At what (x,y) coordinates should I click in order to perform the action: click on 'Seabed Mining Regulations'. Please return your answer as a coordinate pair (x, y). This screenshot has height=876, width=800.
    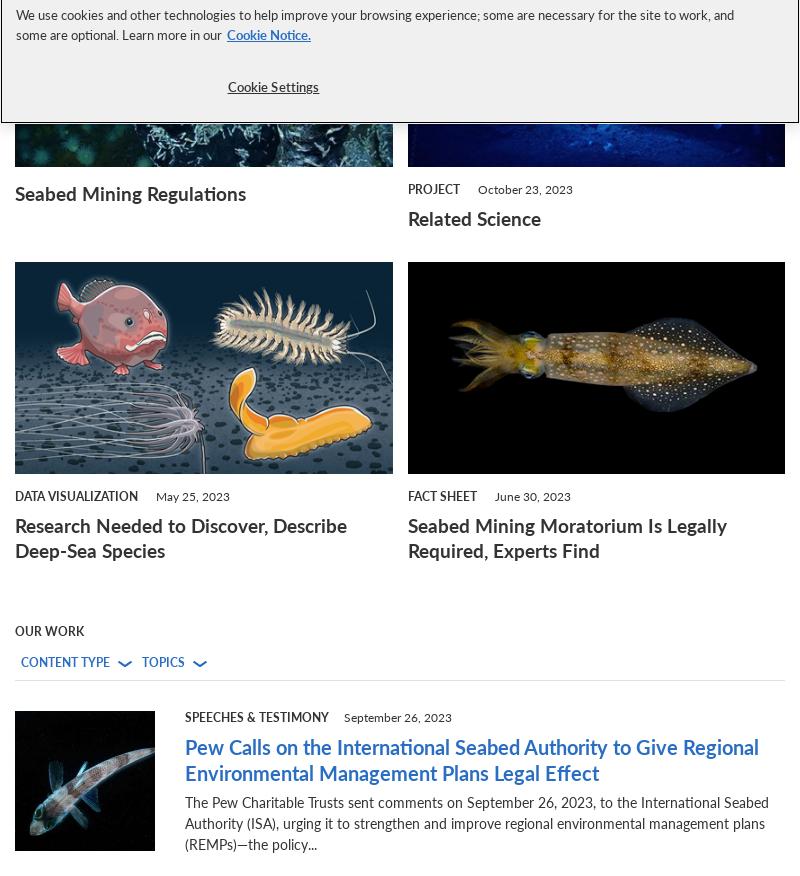
    Looking at the image, I should click on (14, 193).